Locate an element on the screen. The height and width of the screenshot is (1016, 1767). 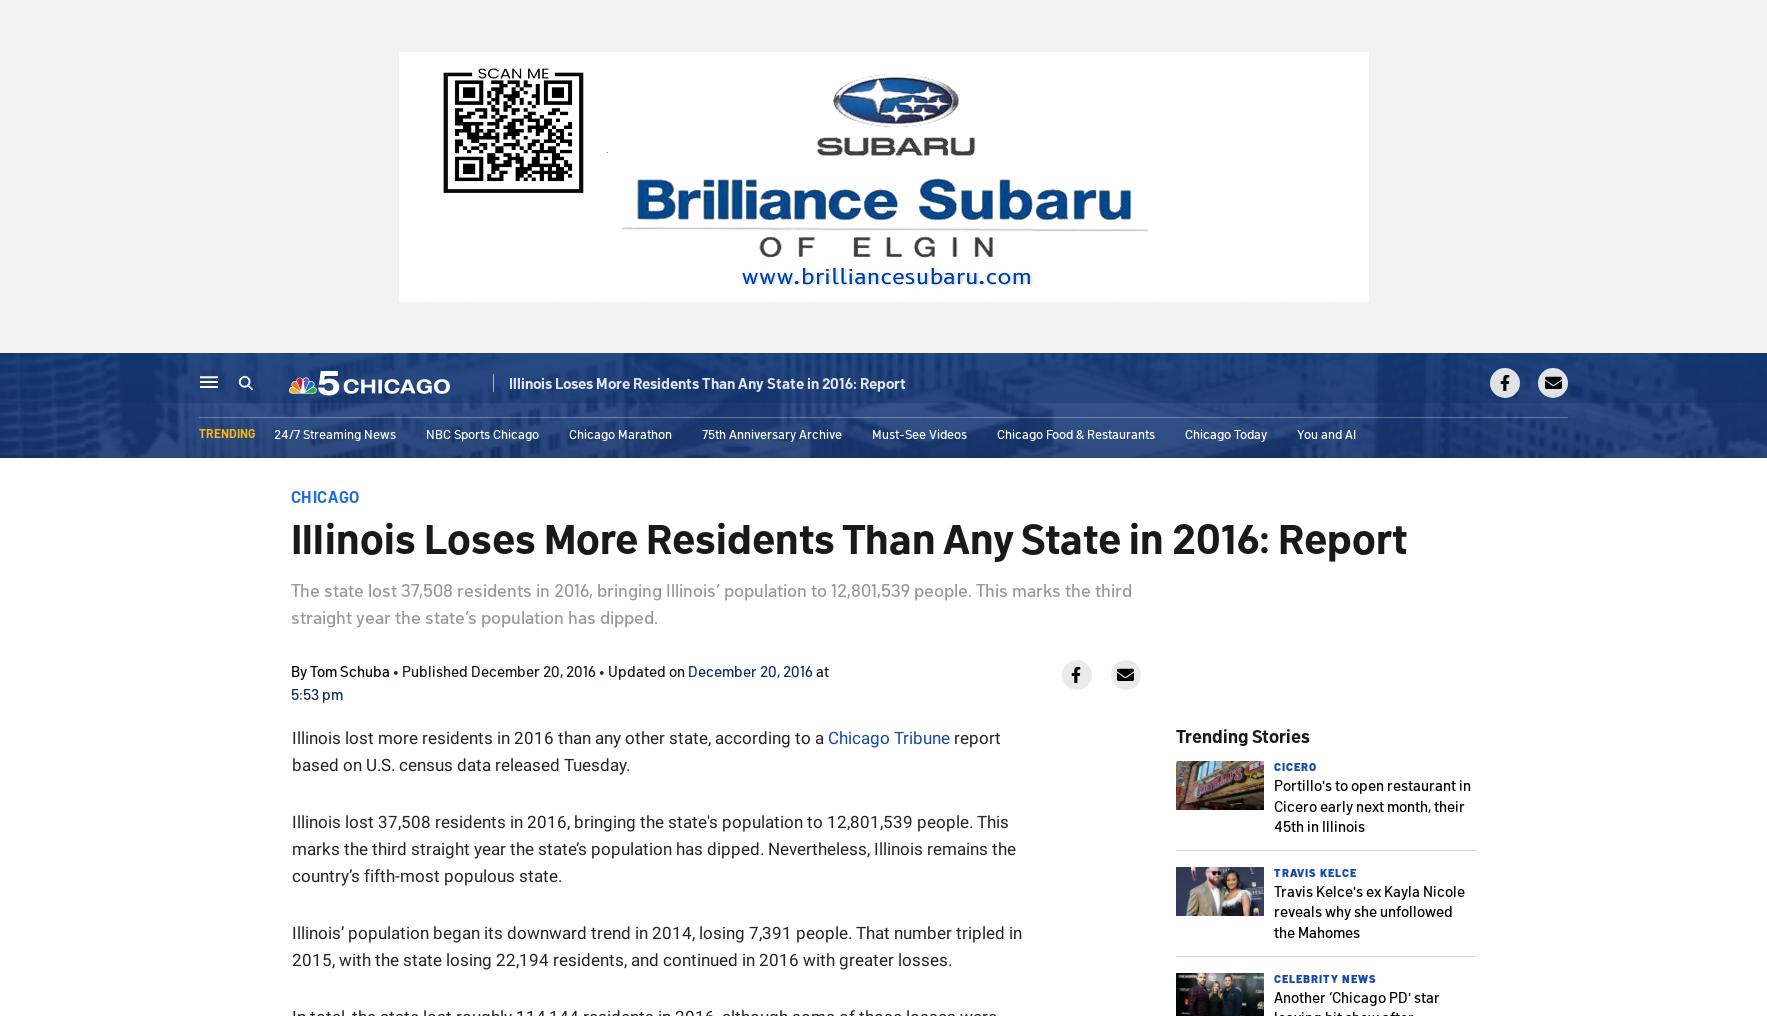
'Trending Stories' is located at coordinates (1241, 735).